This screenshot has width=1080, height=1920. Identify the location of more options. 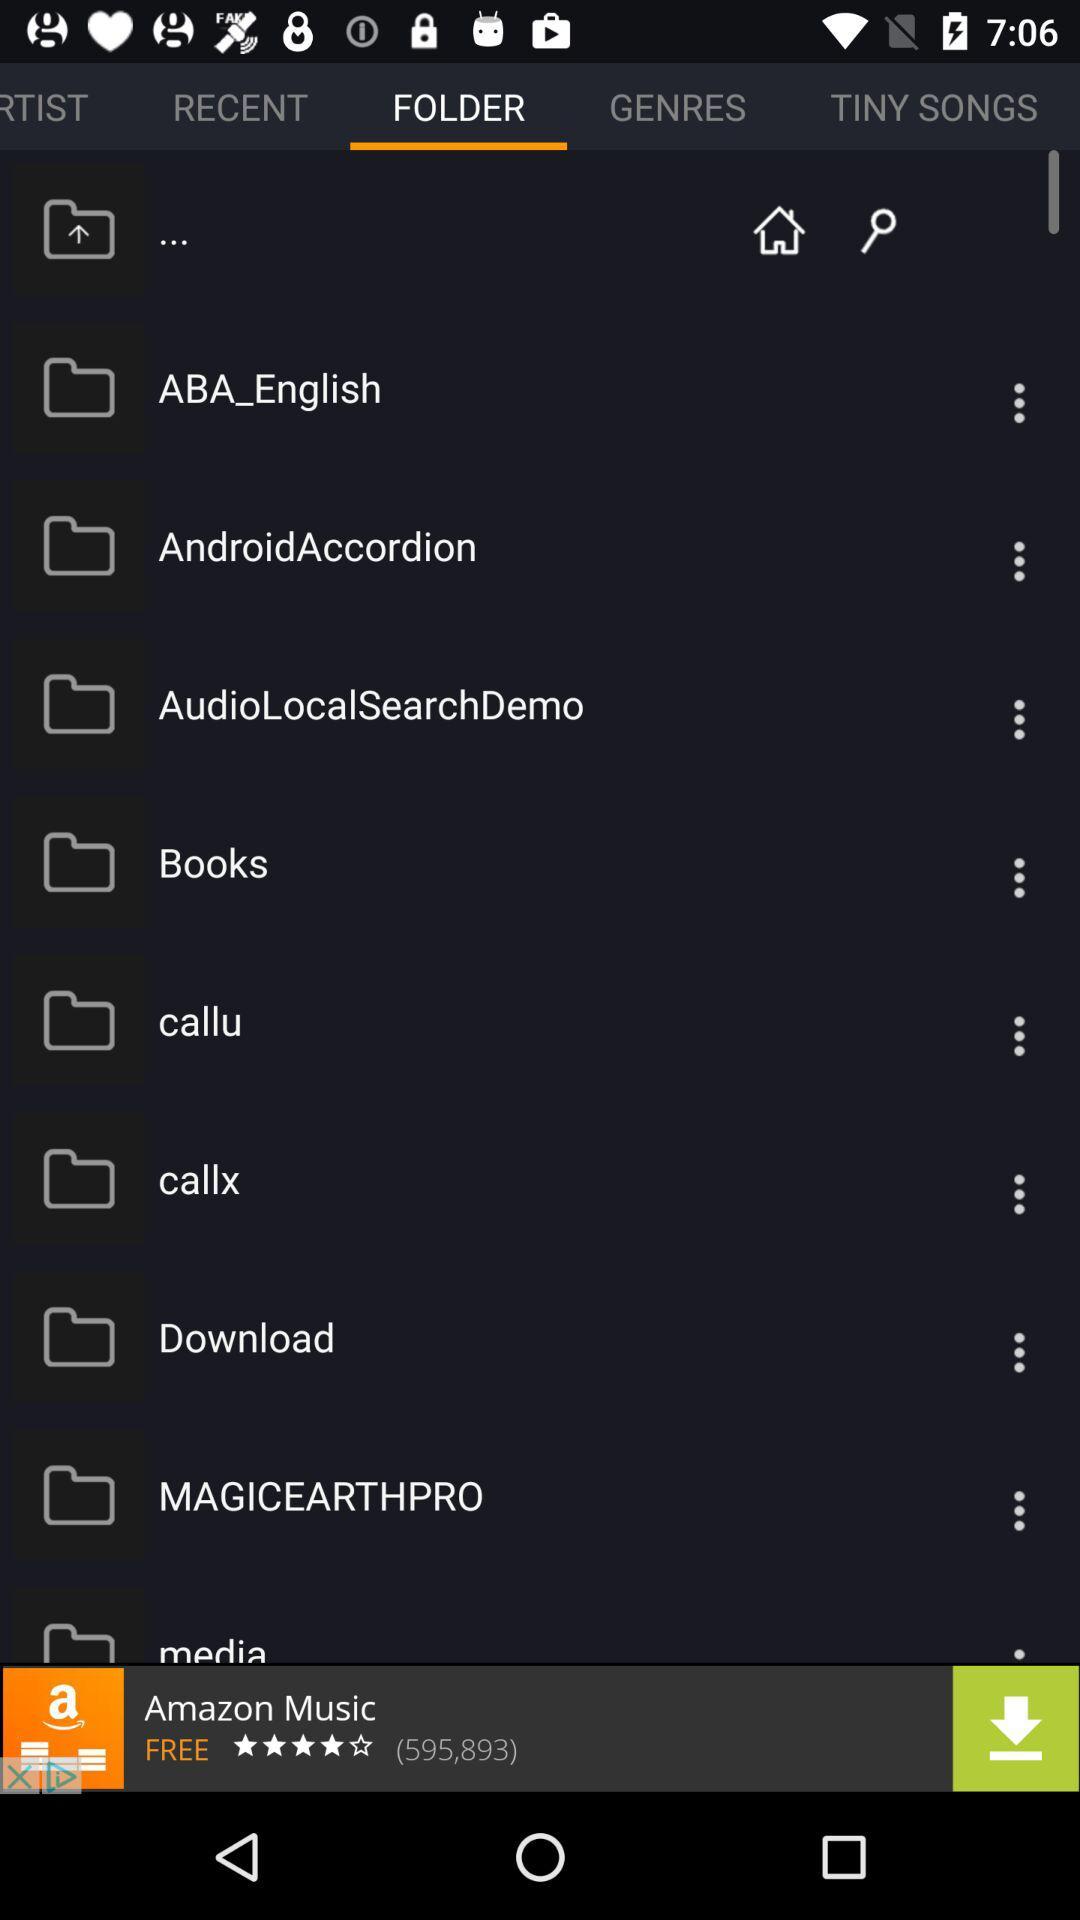
(978, 1178).